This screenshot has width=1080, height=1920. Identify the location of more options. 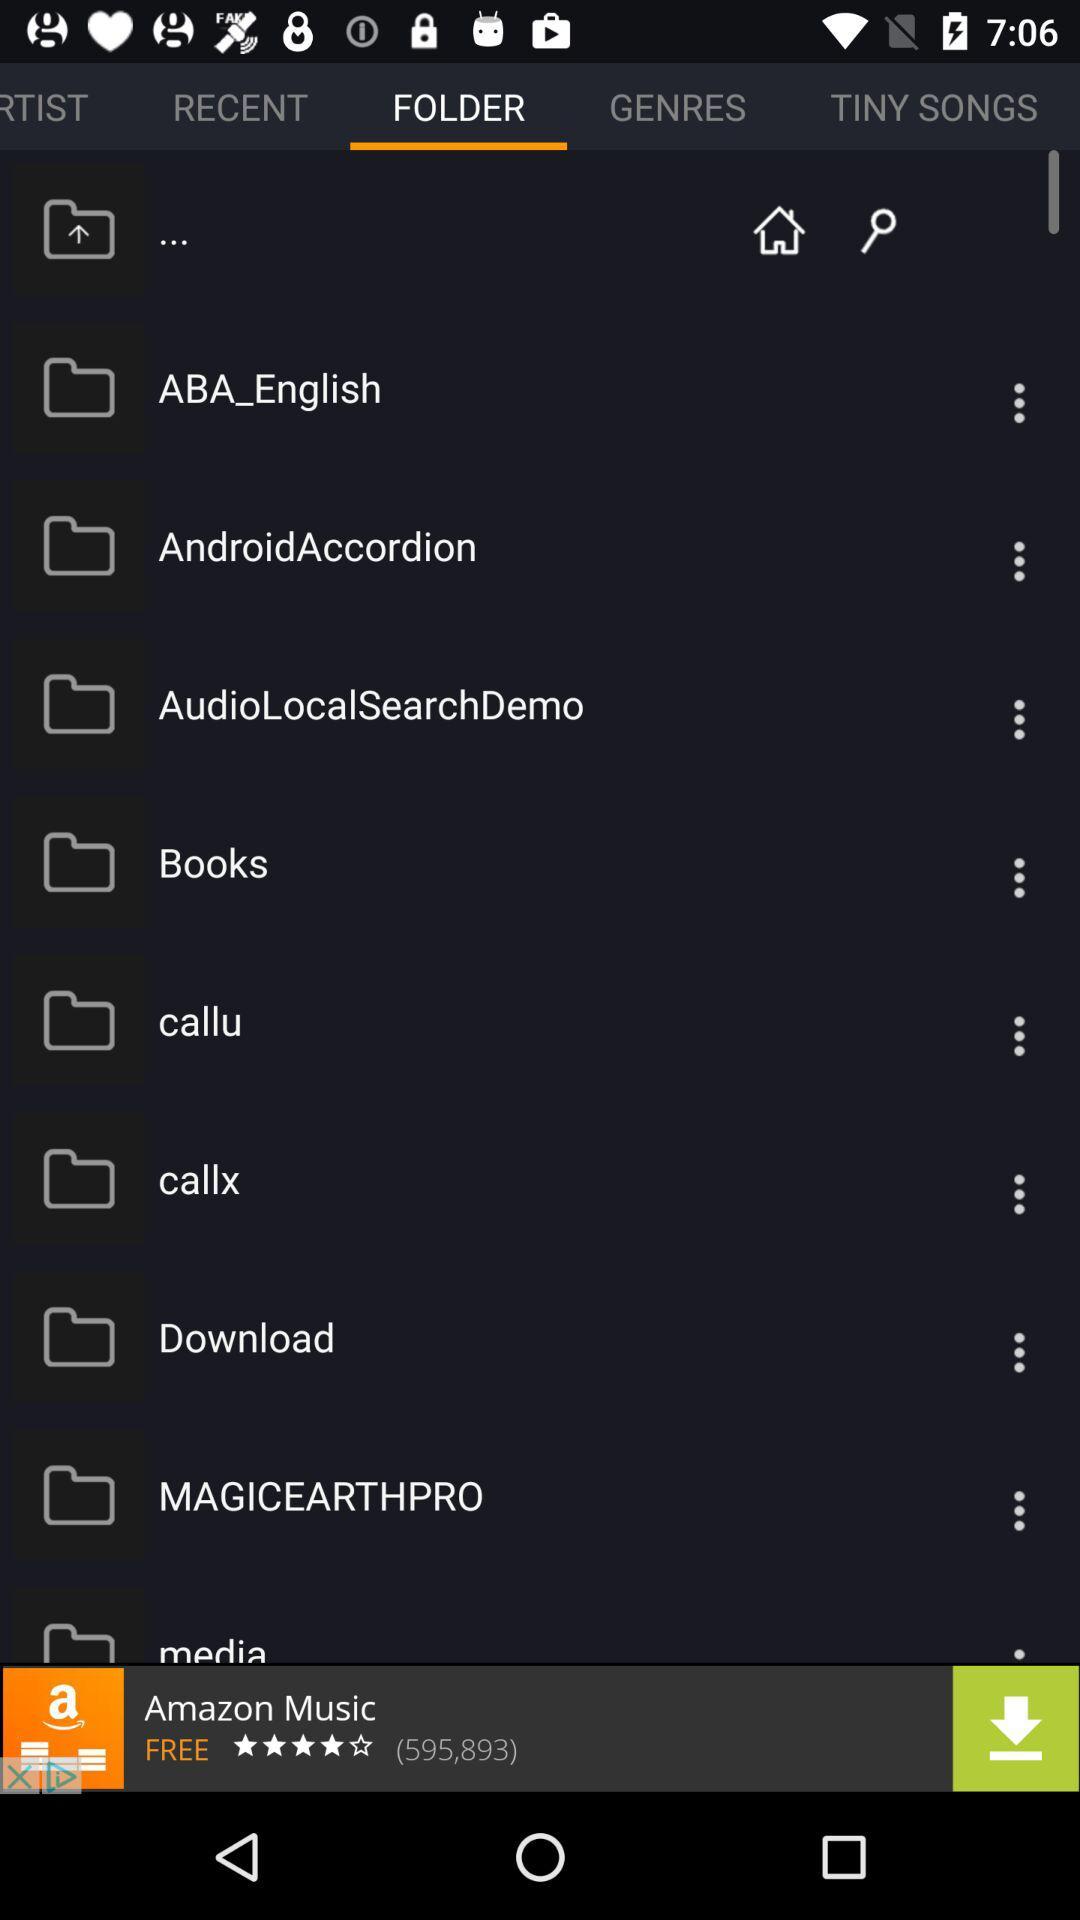
(978, 1178).